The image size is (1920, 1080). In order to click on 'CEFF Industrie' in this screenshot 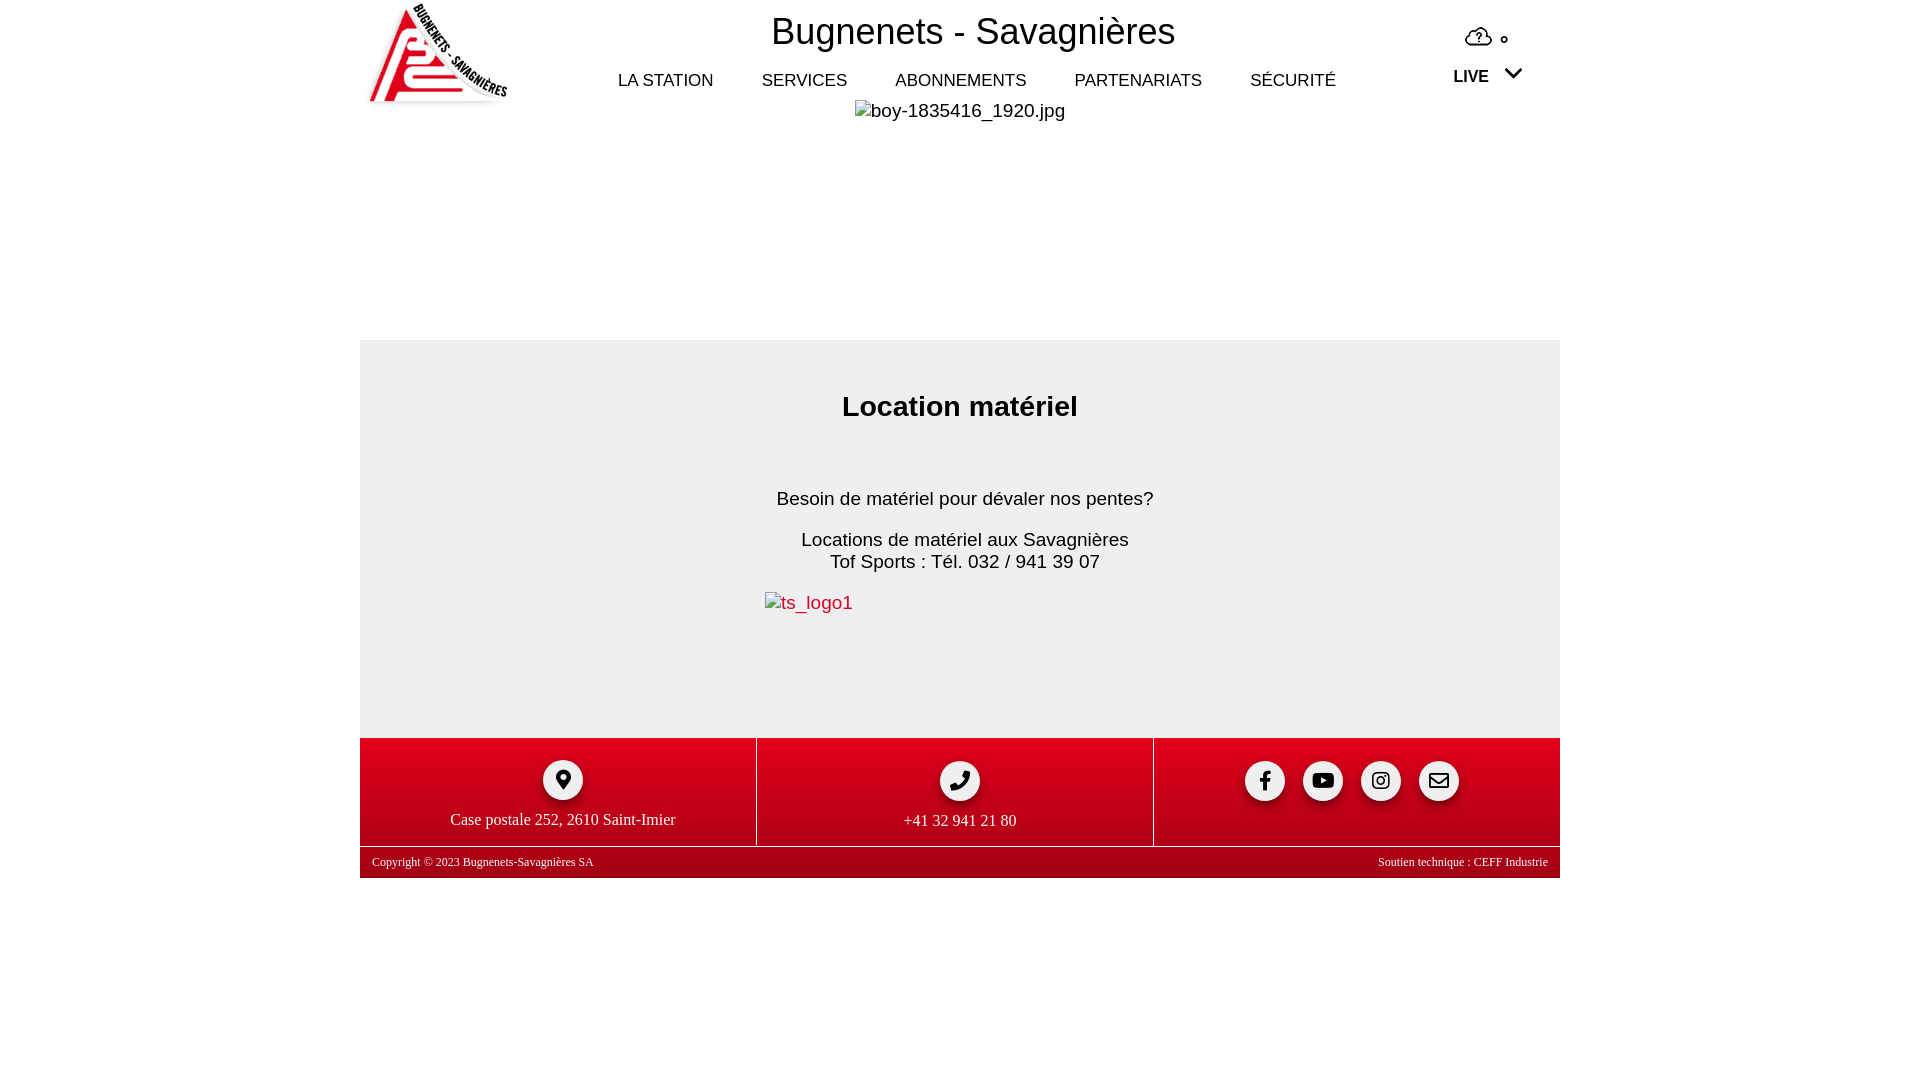, I will do `click(1473, 860)`.